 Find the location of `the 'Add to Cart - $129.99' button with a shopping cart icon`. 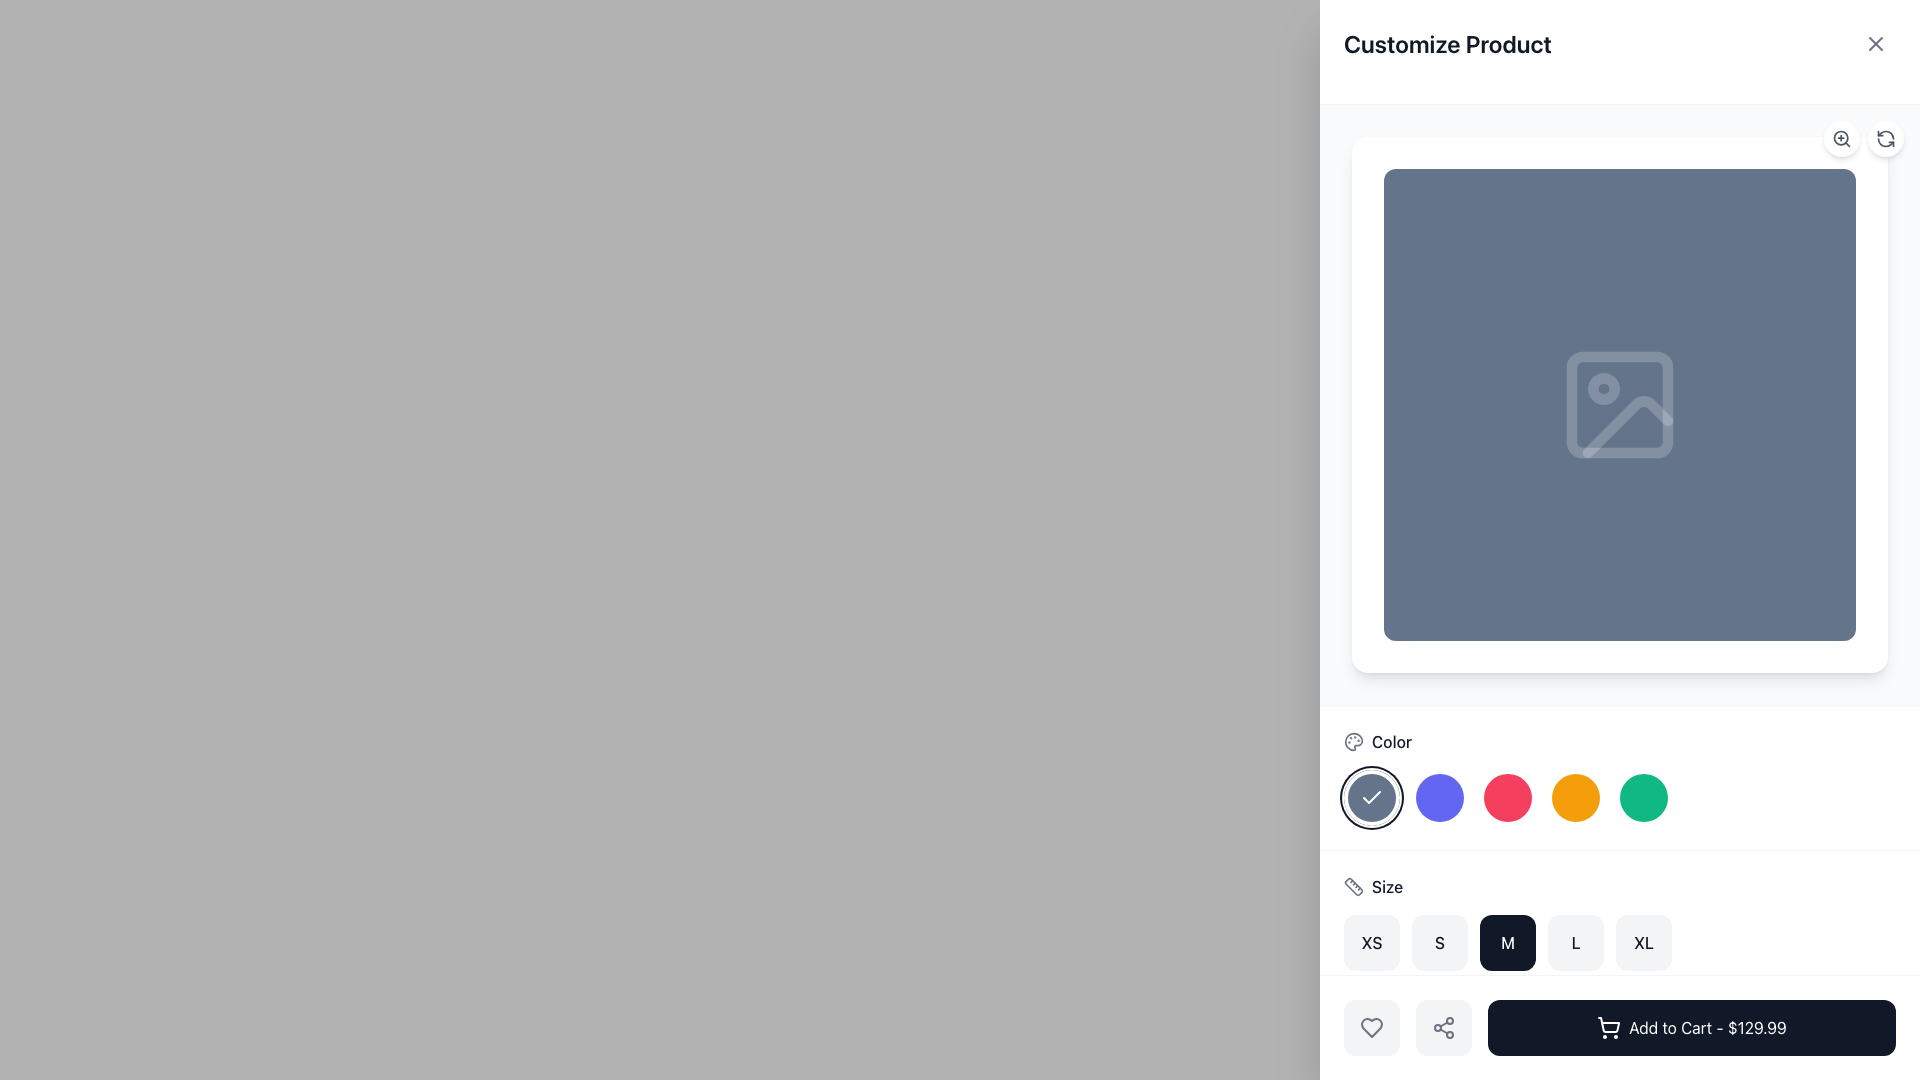

the 'Add to Cart - $129.99' button with a shopping cart icon is located at coordinates (1690, 1028).